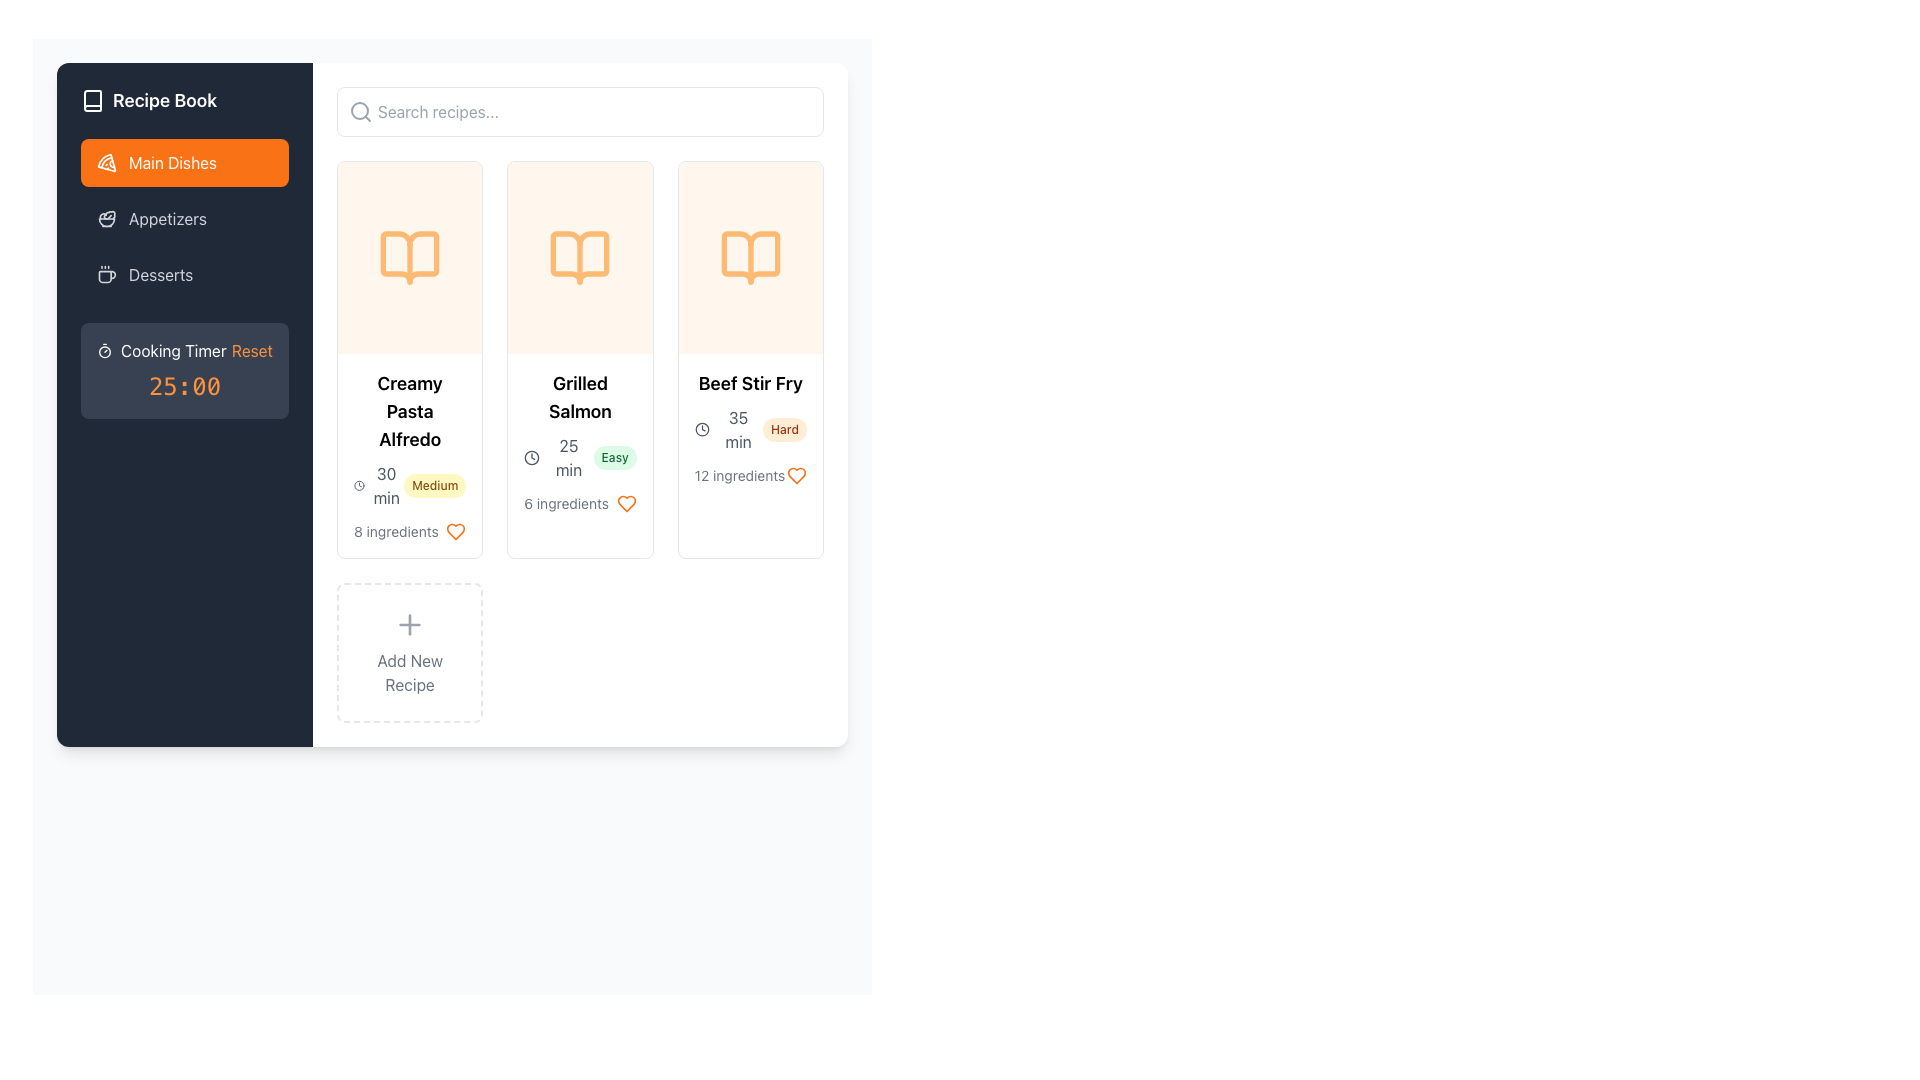 The image size is (1920, 1080). I want to click on the second recipe card for 'Grilled Salmon' in the 'Main Dishes' section, so click(579, 441).